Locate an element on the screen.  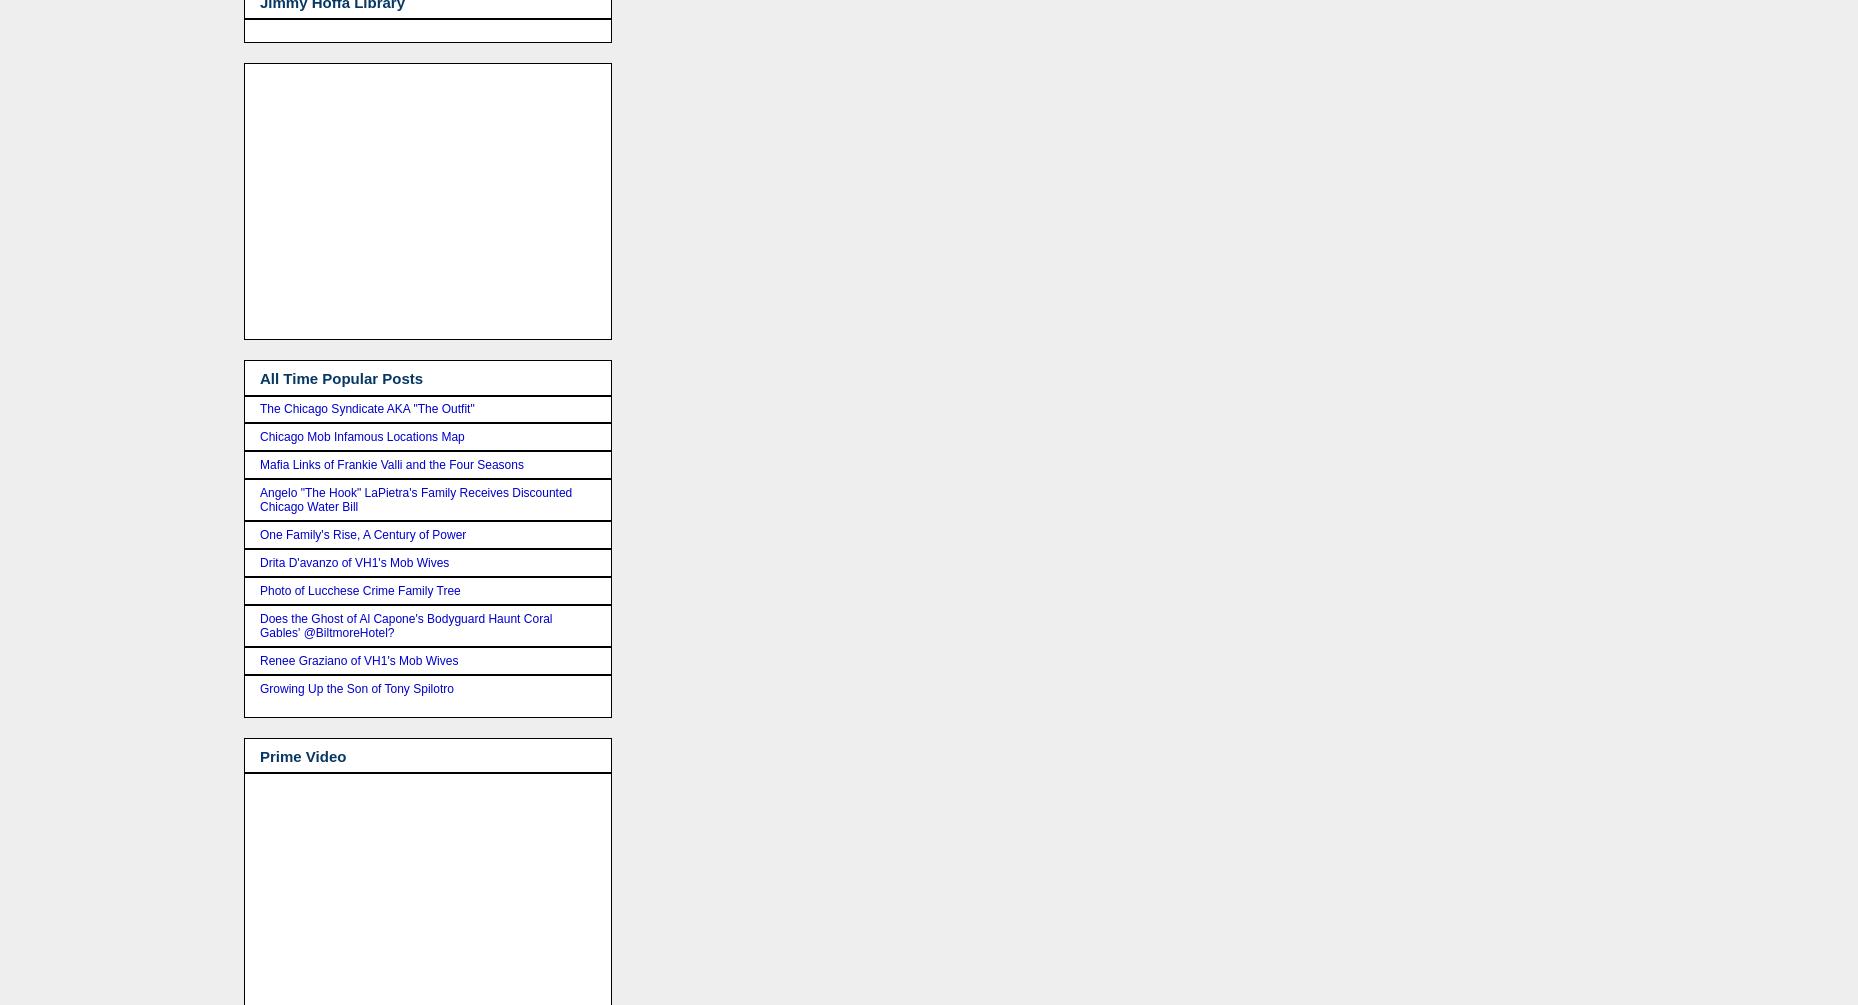
'Photo of Lucchese Crime Family Tree' is located at coordinates (258, 589).